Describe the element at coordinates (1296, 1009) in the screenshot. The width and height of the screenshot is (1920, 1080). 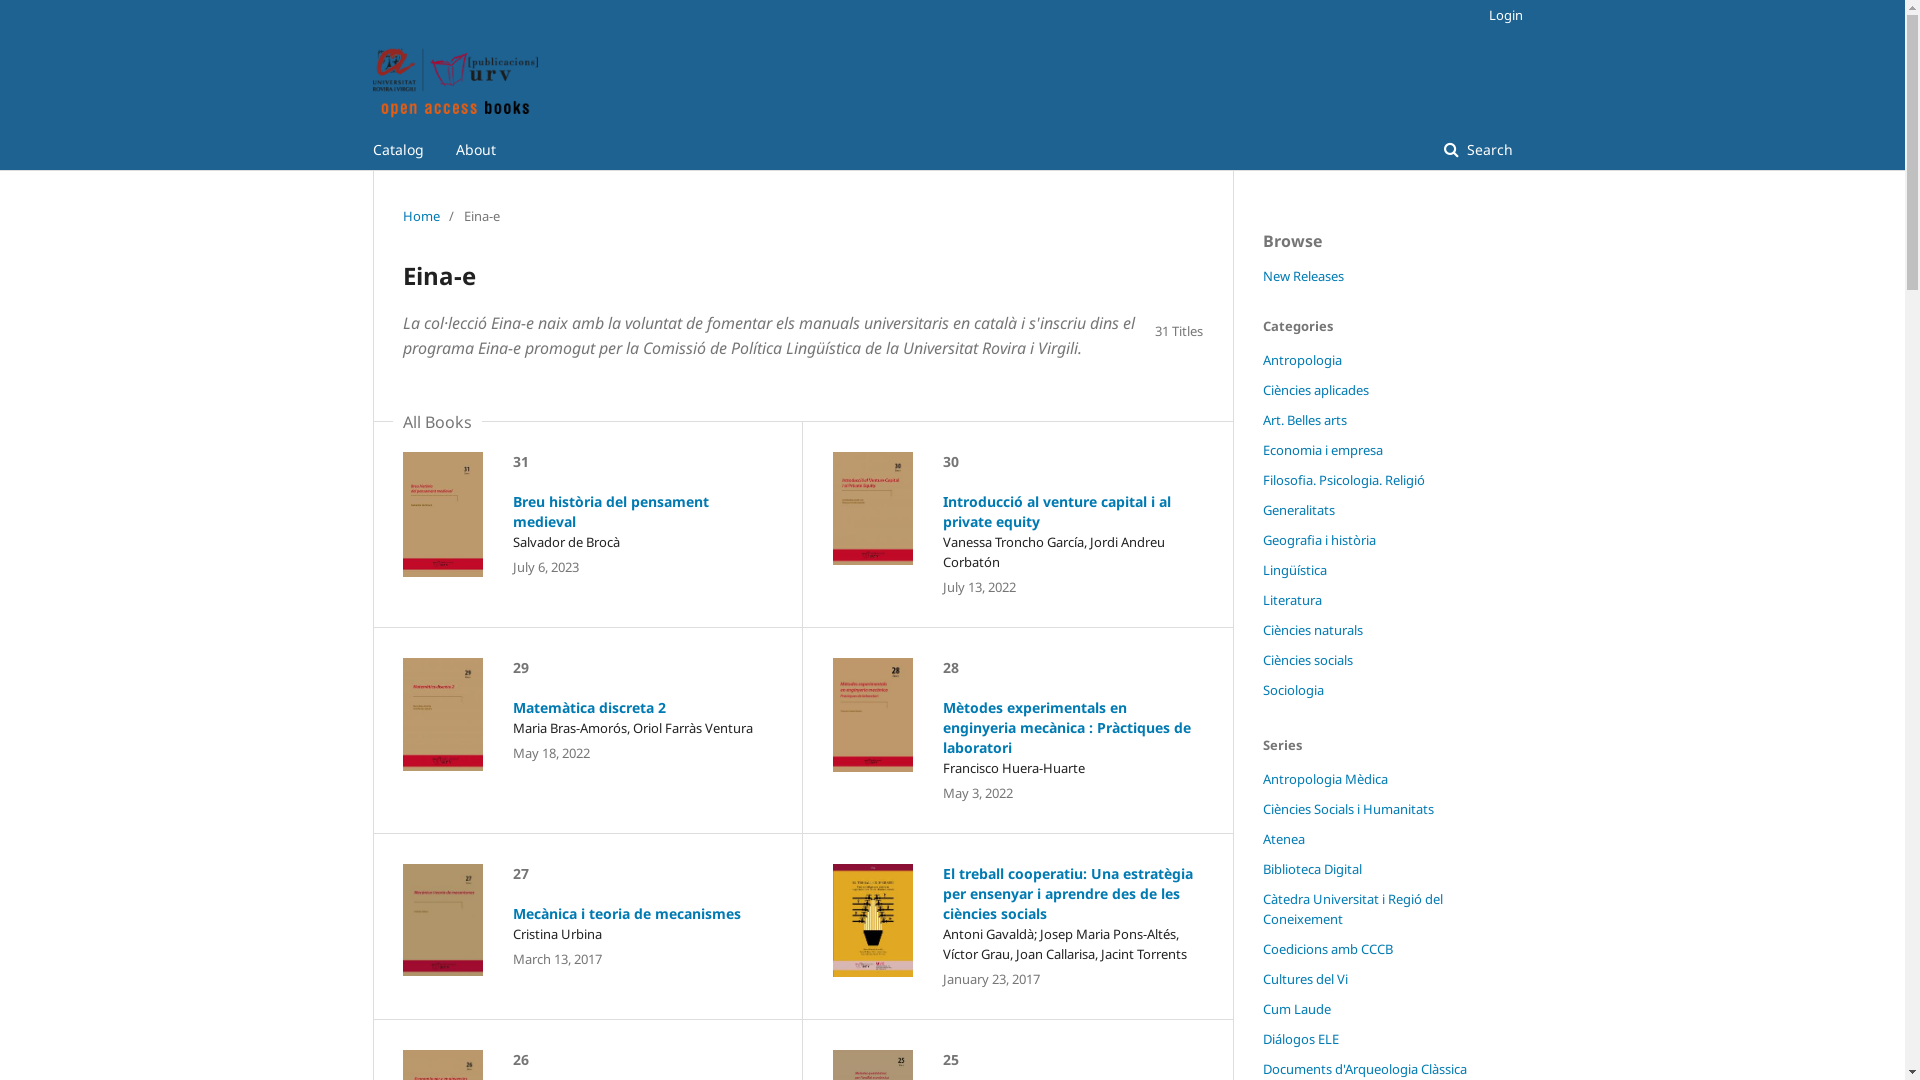
I see `'Cum Laude'` at that location.